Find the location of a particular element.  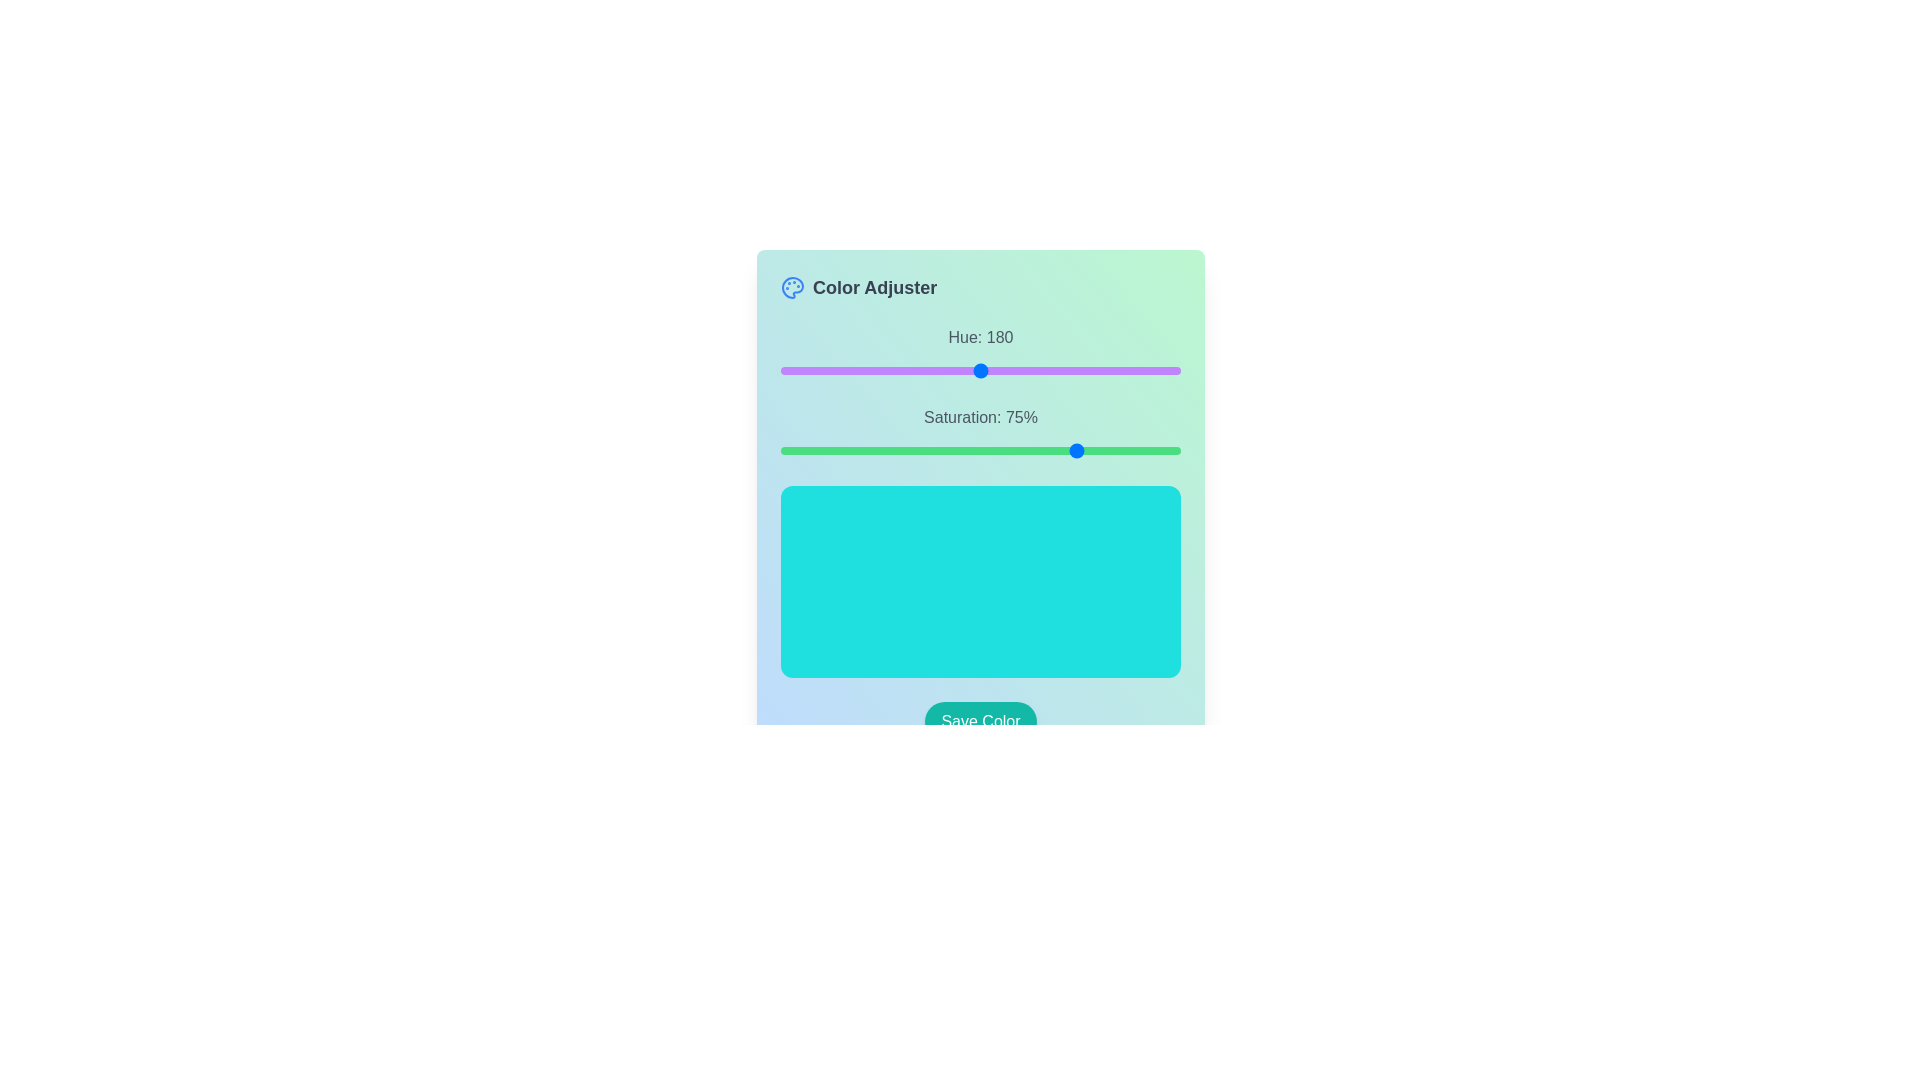

the 'Save Color' button, which is a rounded button with a teal background and white text, located centrally at the bottom of the 'Color Adjuster' card layout is located at coordinates (980, 721).